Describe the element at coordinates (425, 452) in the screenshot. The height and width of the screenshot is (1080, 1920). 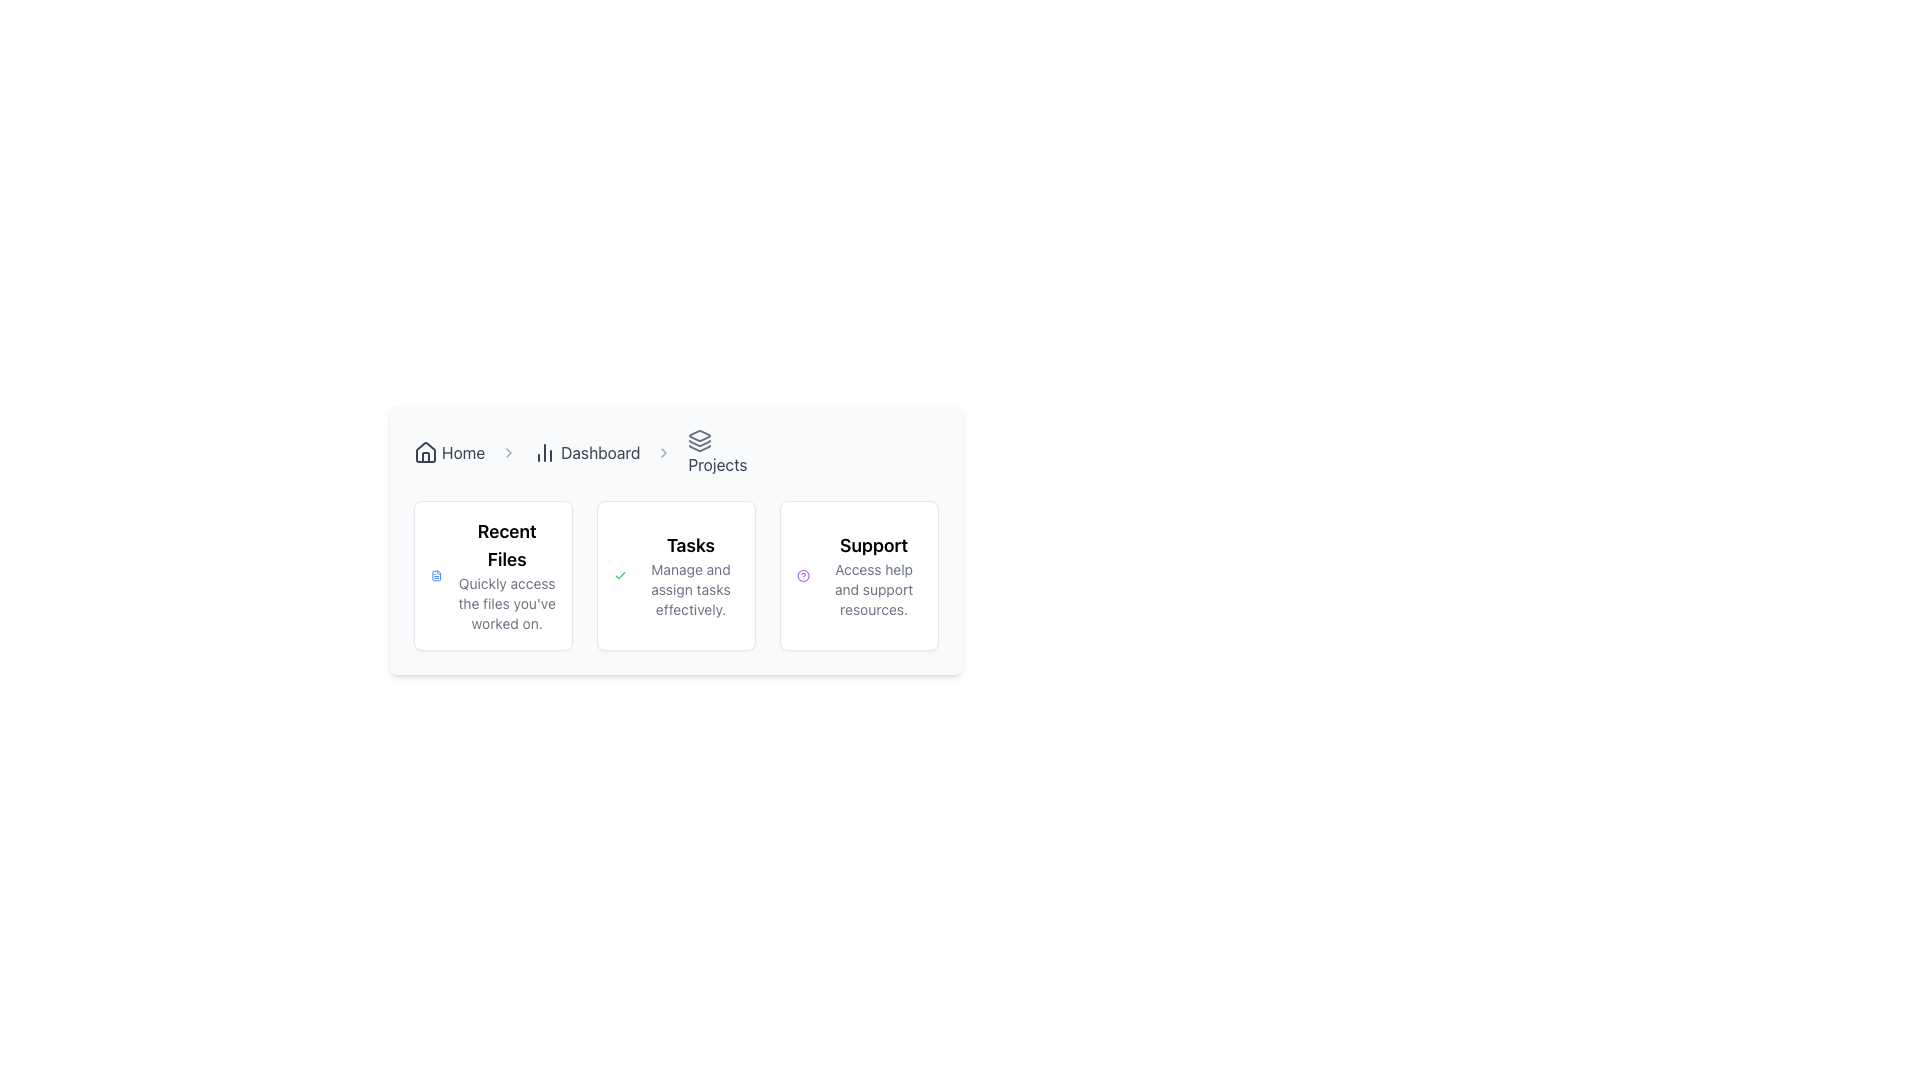
I see `the 'Home' navigation icon located in the leftmost position of the breadcrumb-style navigation bar at the top of the interface` at that location.